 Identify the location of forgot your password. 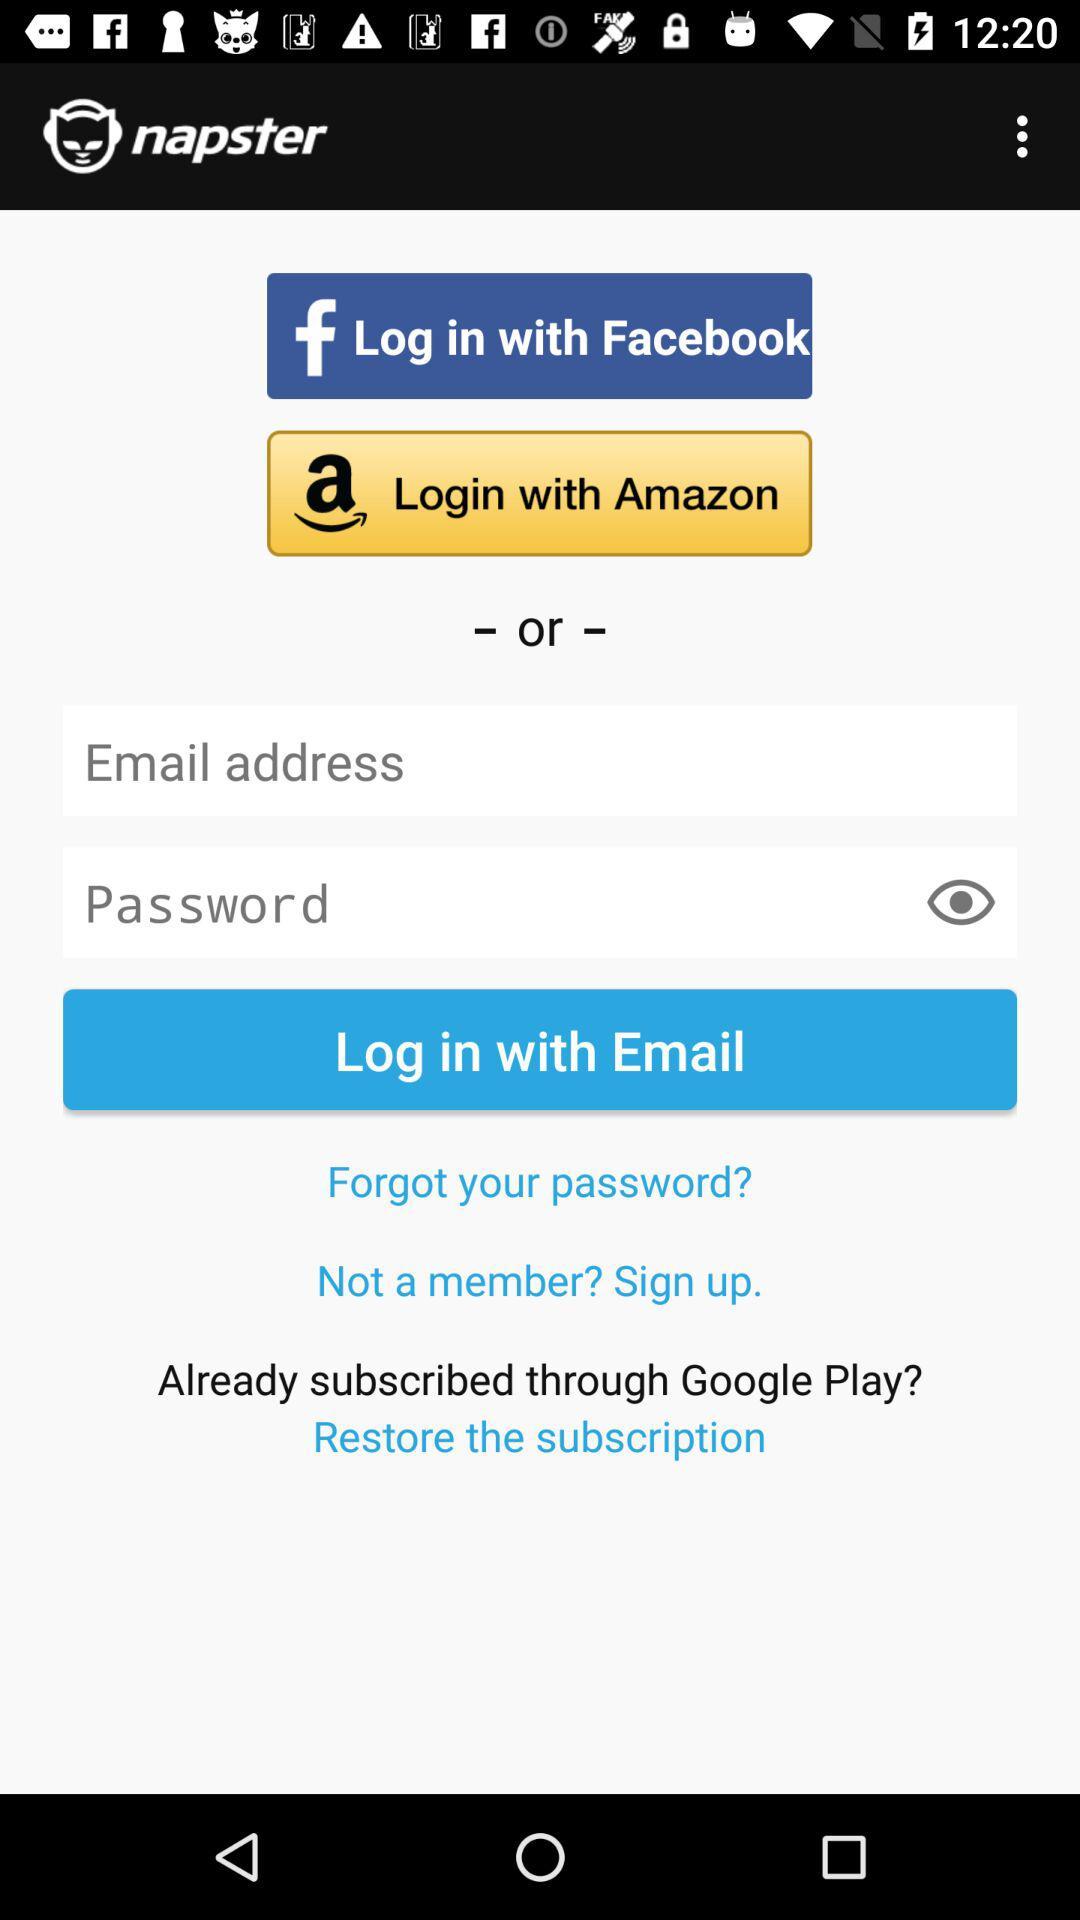
(538, 1180).